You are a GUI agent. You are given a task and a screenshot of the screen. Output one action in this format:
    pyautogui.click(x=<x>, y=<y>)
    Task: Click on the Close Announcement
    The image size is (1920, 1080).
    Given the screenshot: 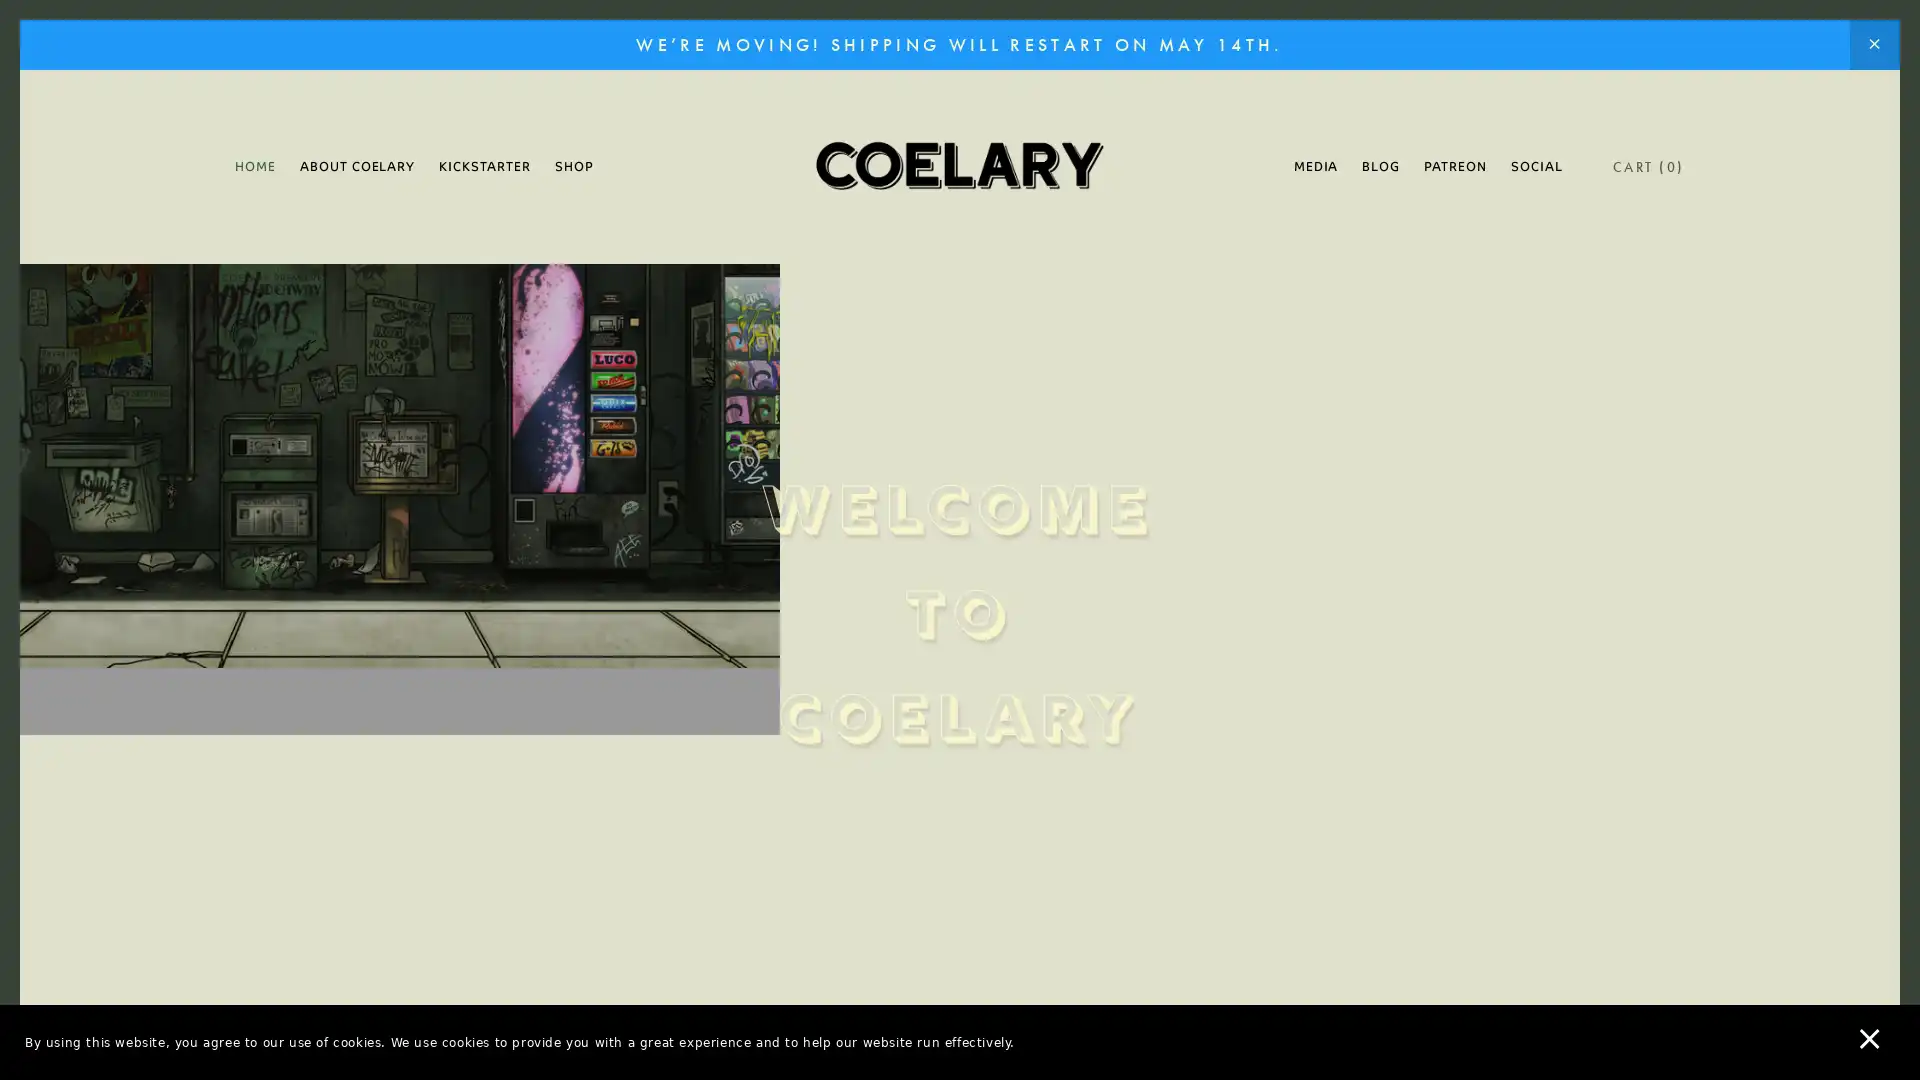 What is the action you would take?
    pyautogui.click(x=1873, y=45)
    